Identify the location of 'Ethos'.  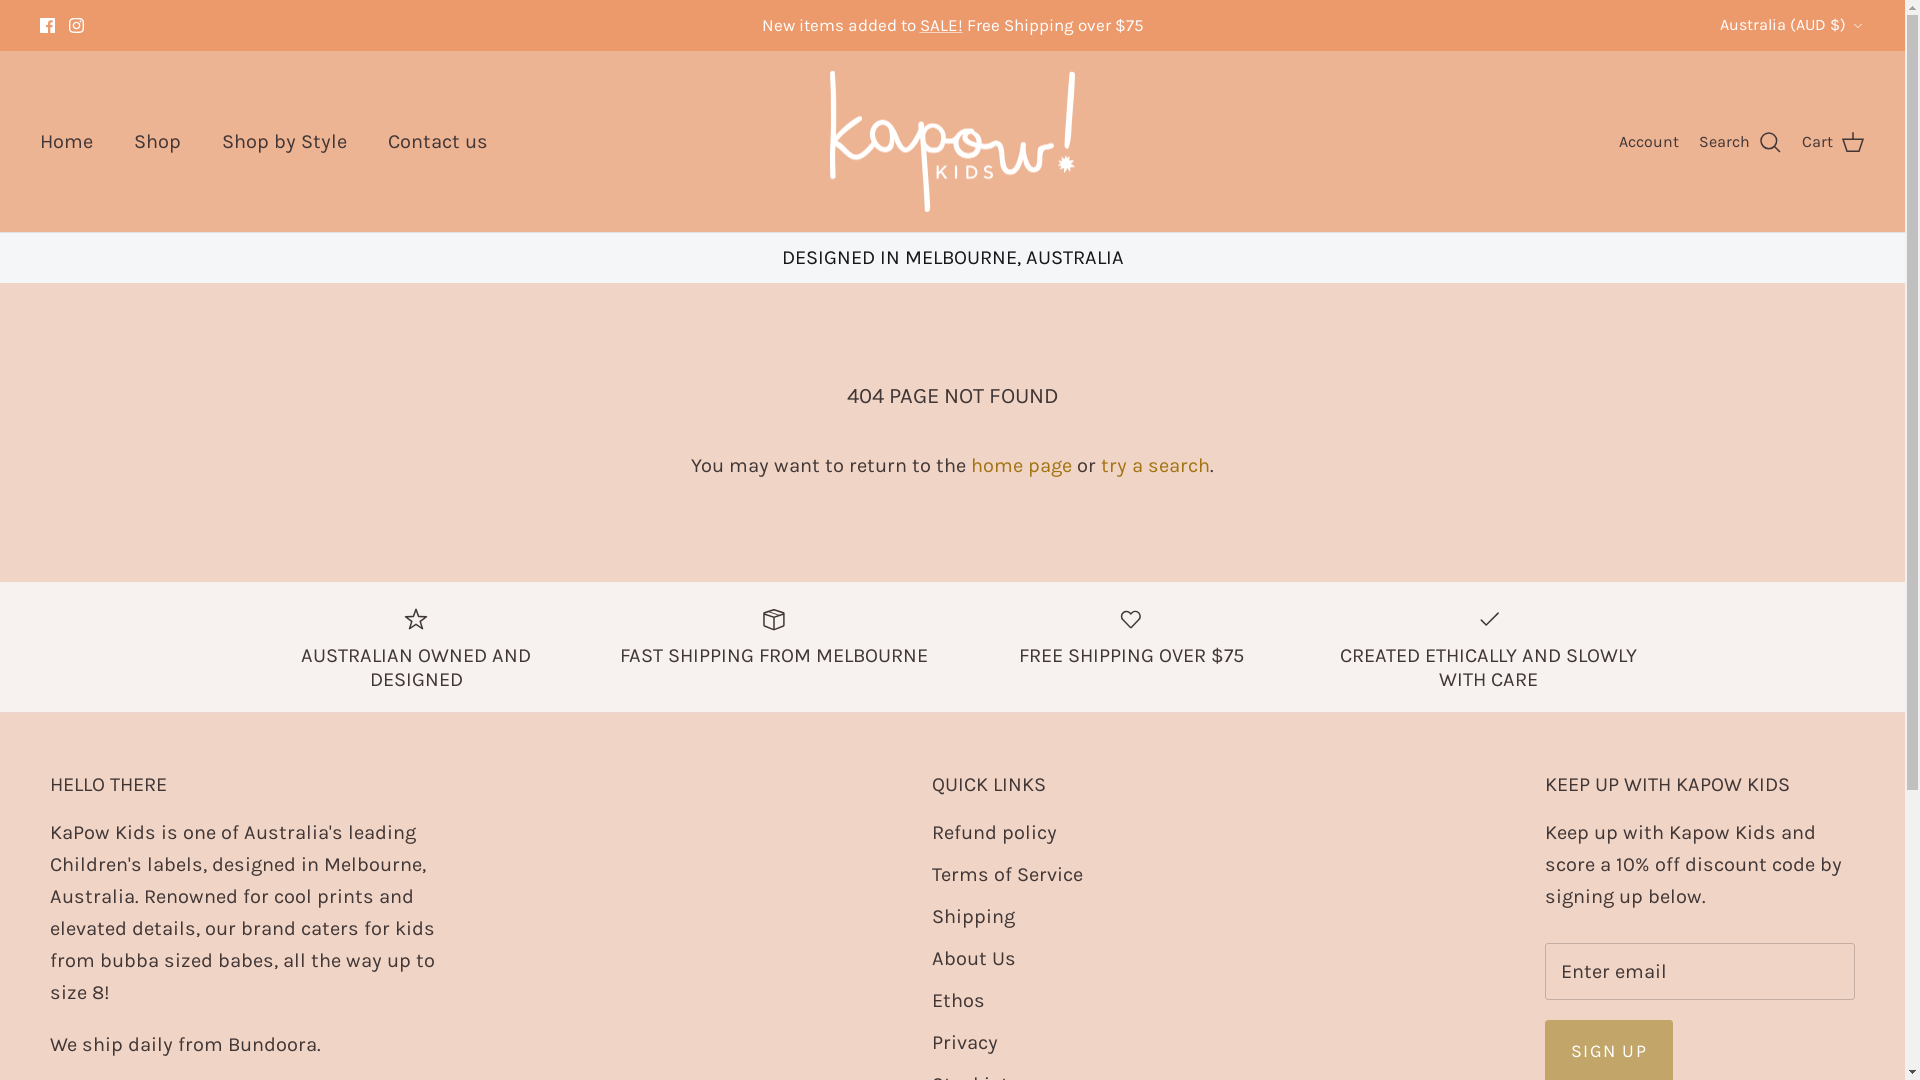
(957, 1000).